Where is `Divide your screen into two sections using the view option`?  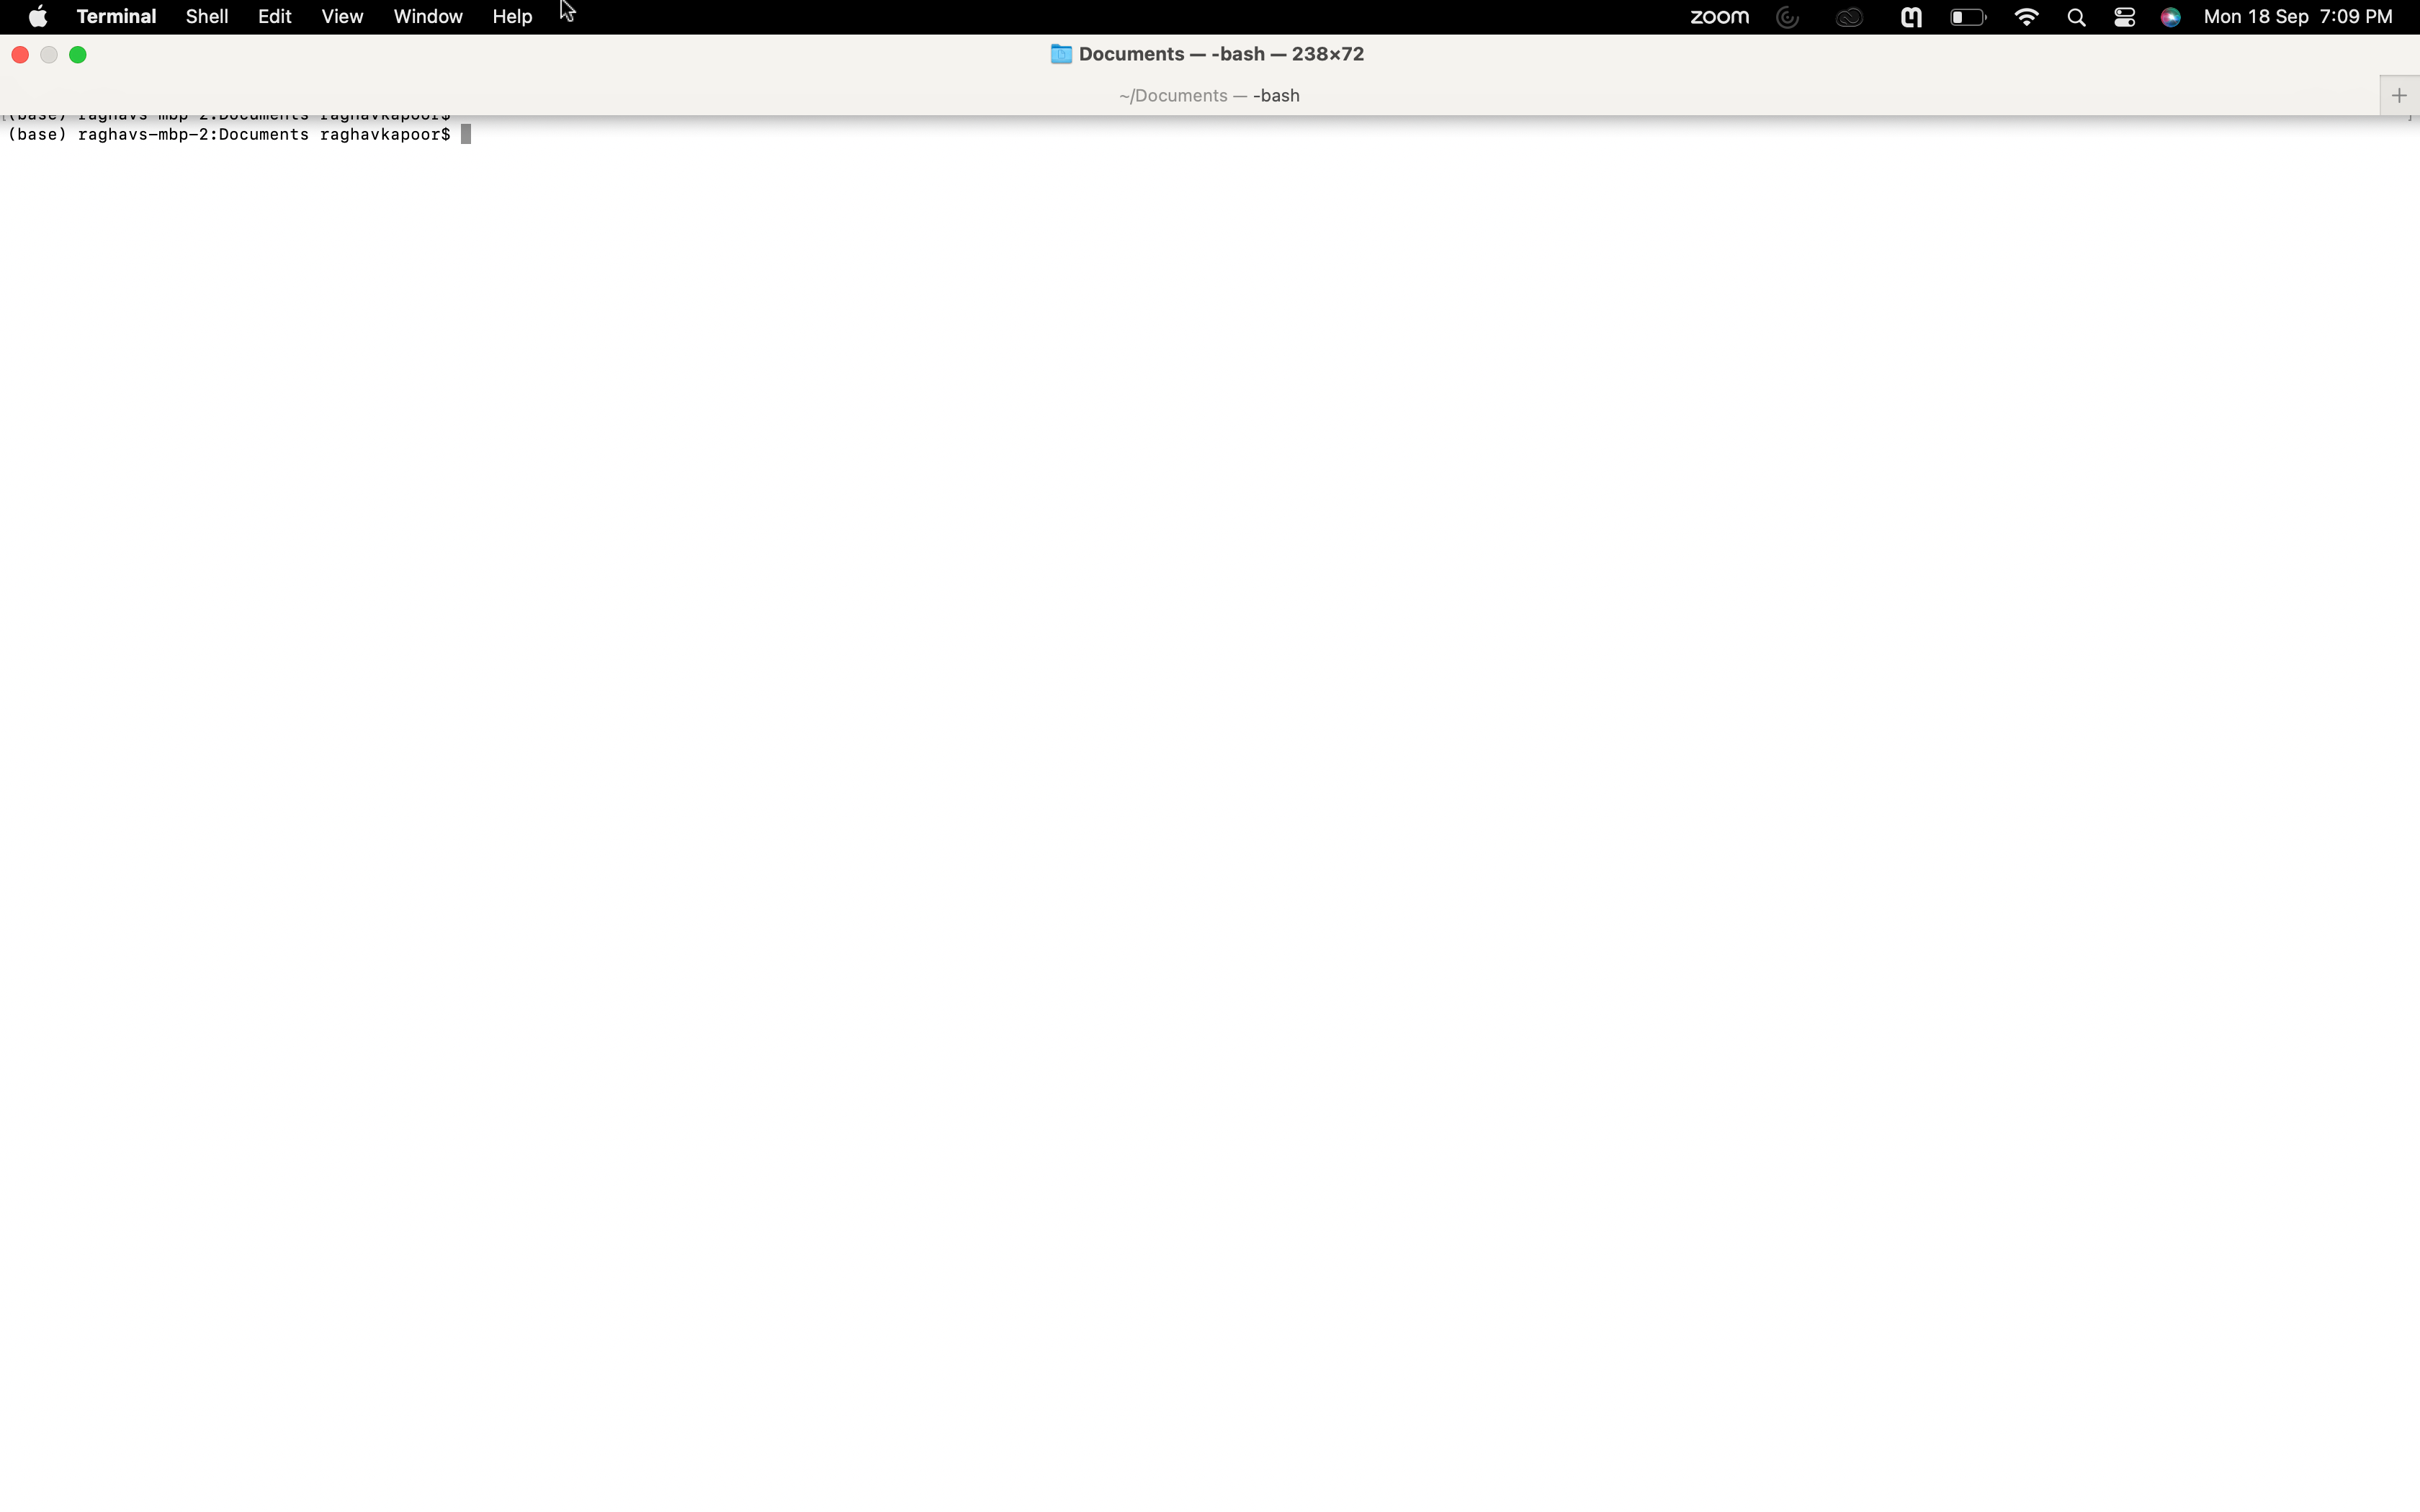
Divide your screen into two sections using the view option is located at coordinates (341, 16).